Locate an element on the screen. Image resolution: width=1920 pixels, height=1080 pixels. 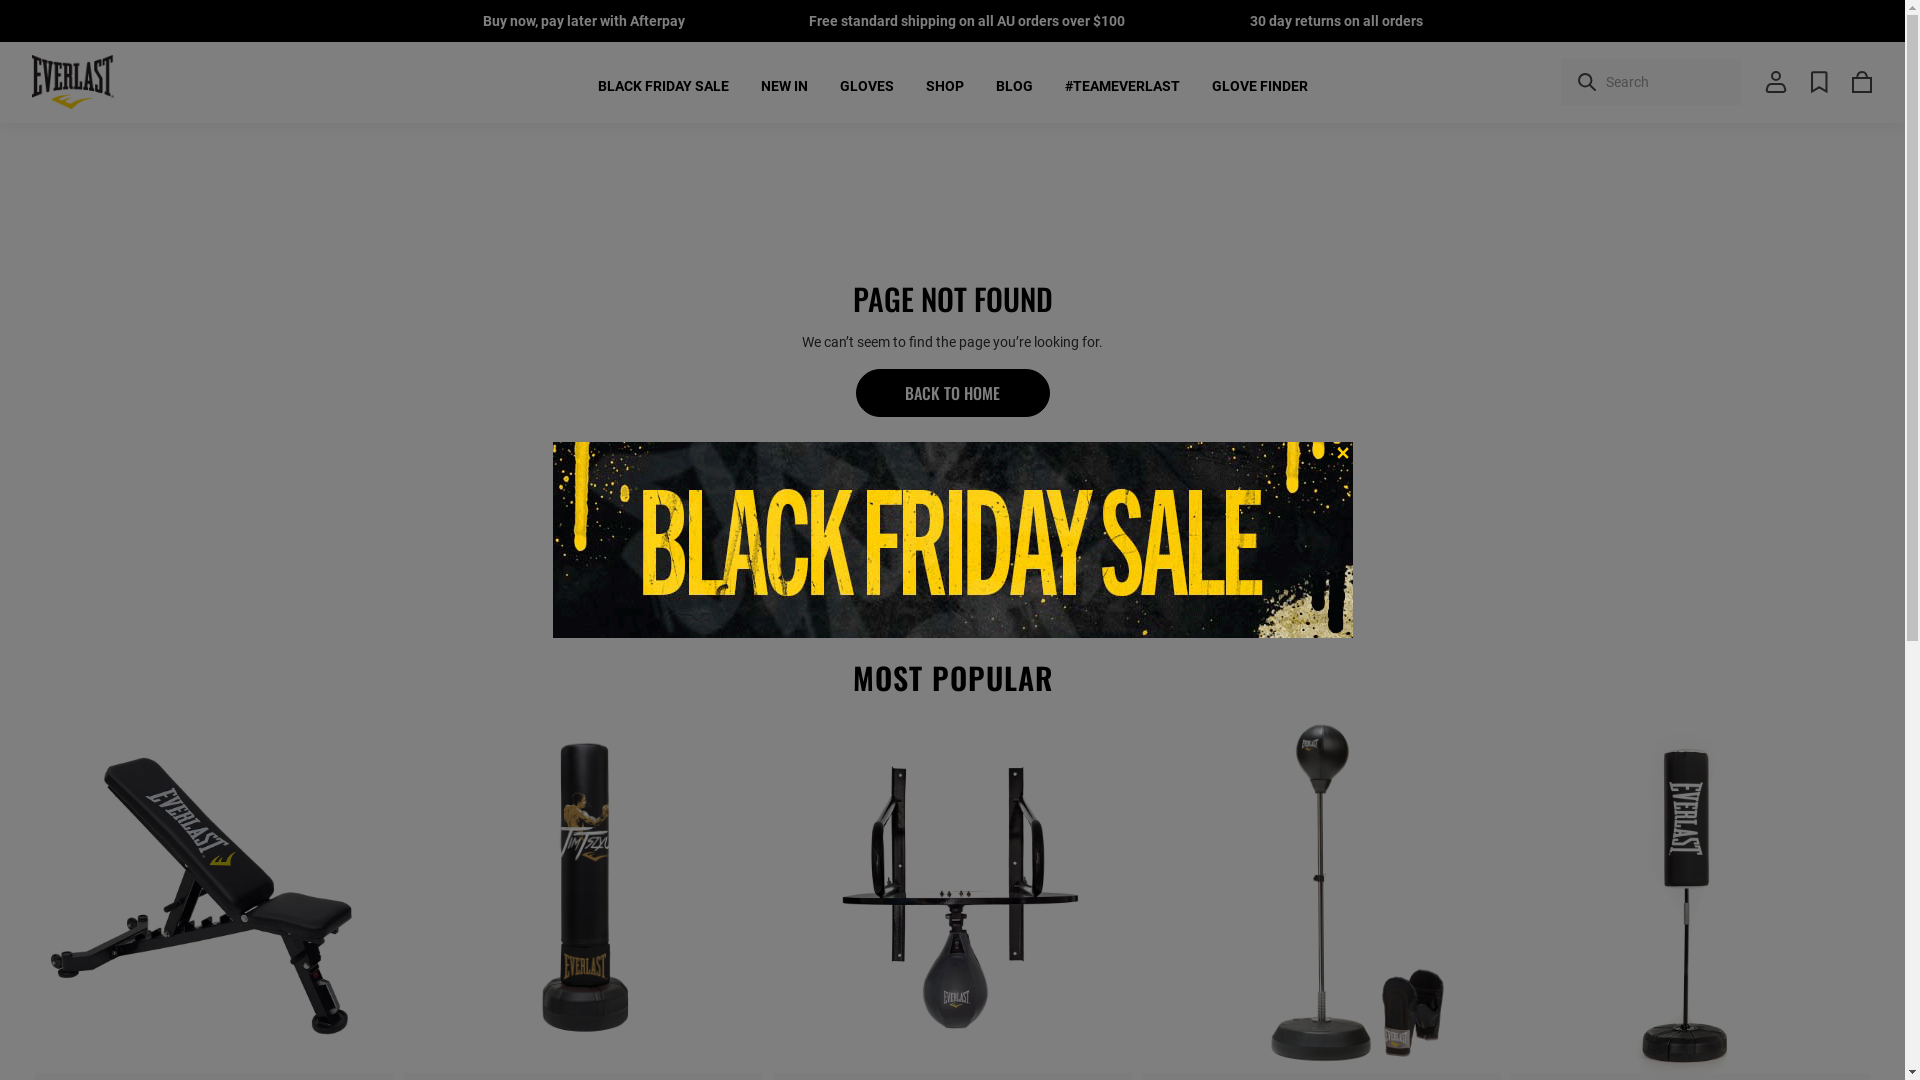
'#TEAMEVERLAST' is located at coordinates (1121, 84).